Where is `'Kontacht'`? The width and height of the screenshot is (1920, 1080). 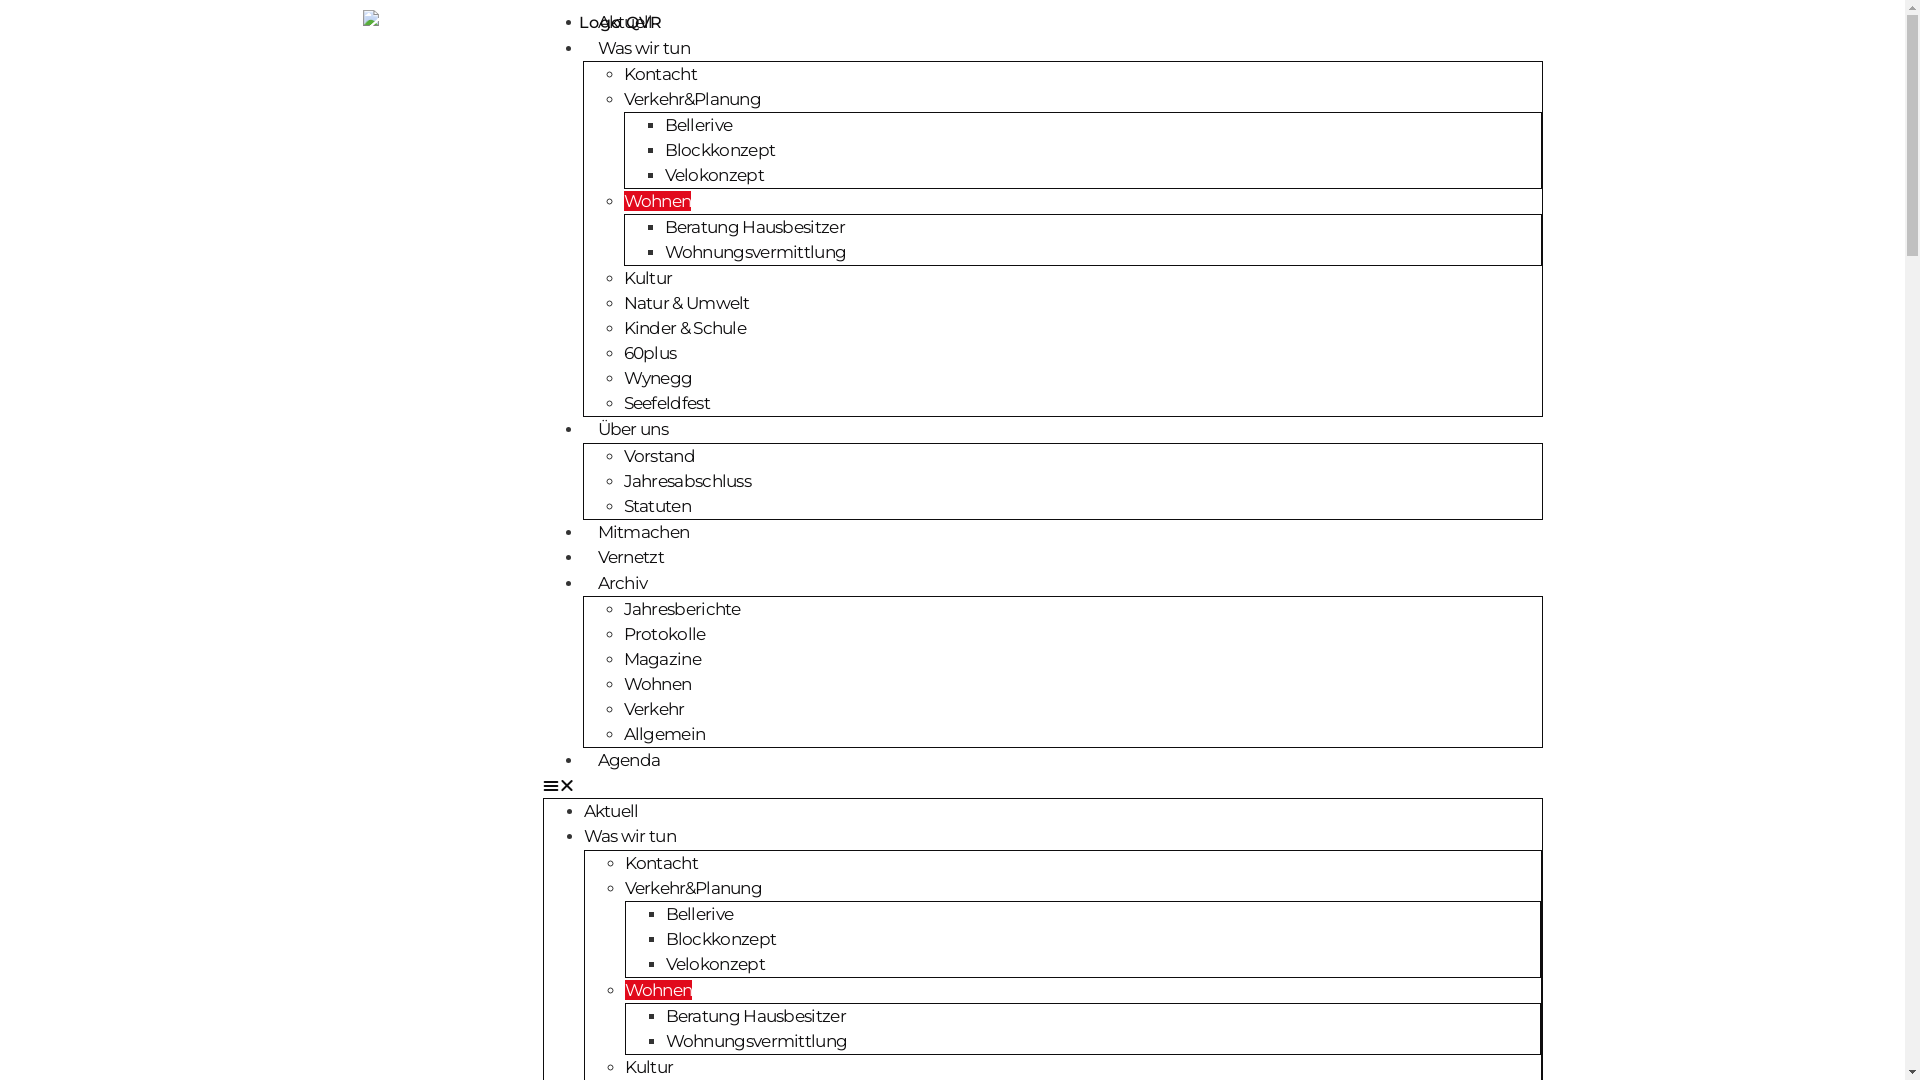 'Kontacht' is located at coordinates (660, 72).